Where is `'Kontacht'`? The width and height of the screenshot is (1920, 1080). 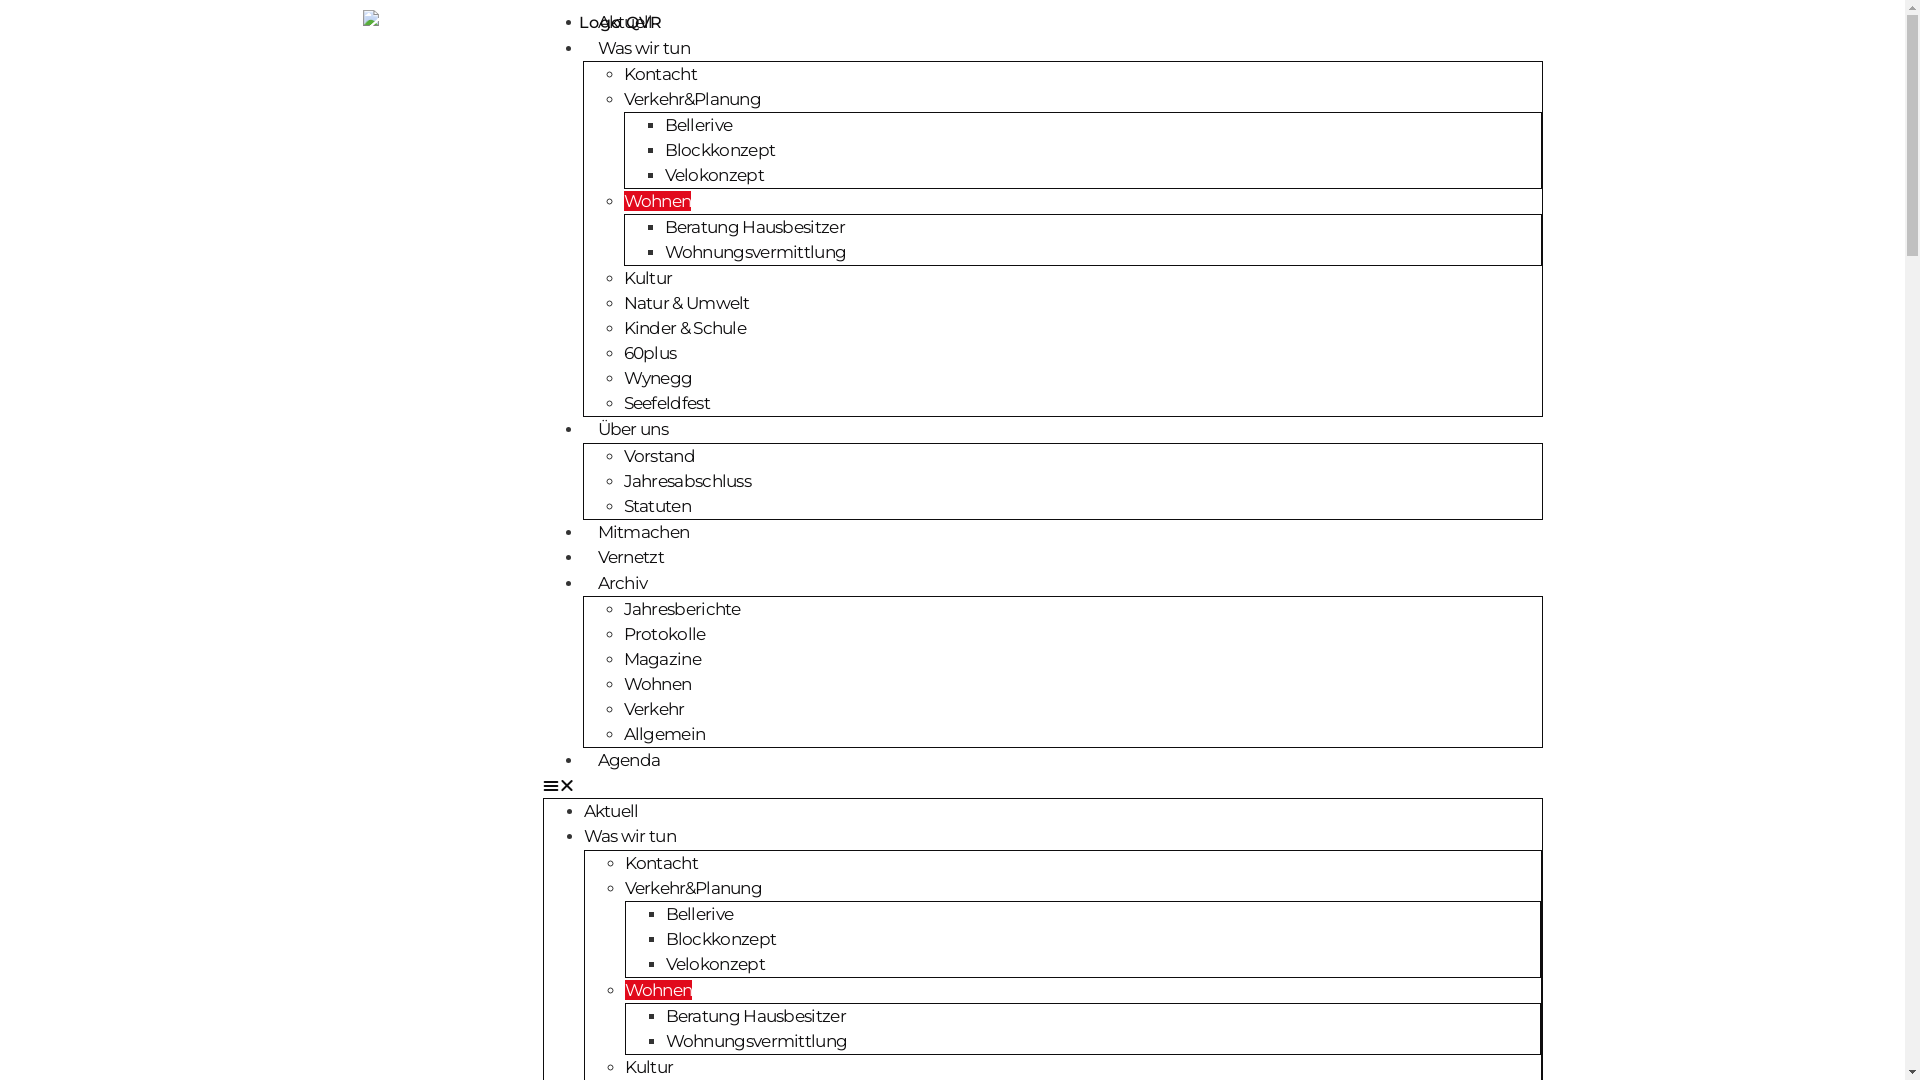 'Kontacht' is located at coordinates (660, 72).